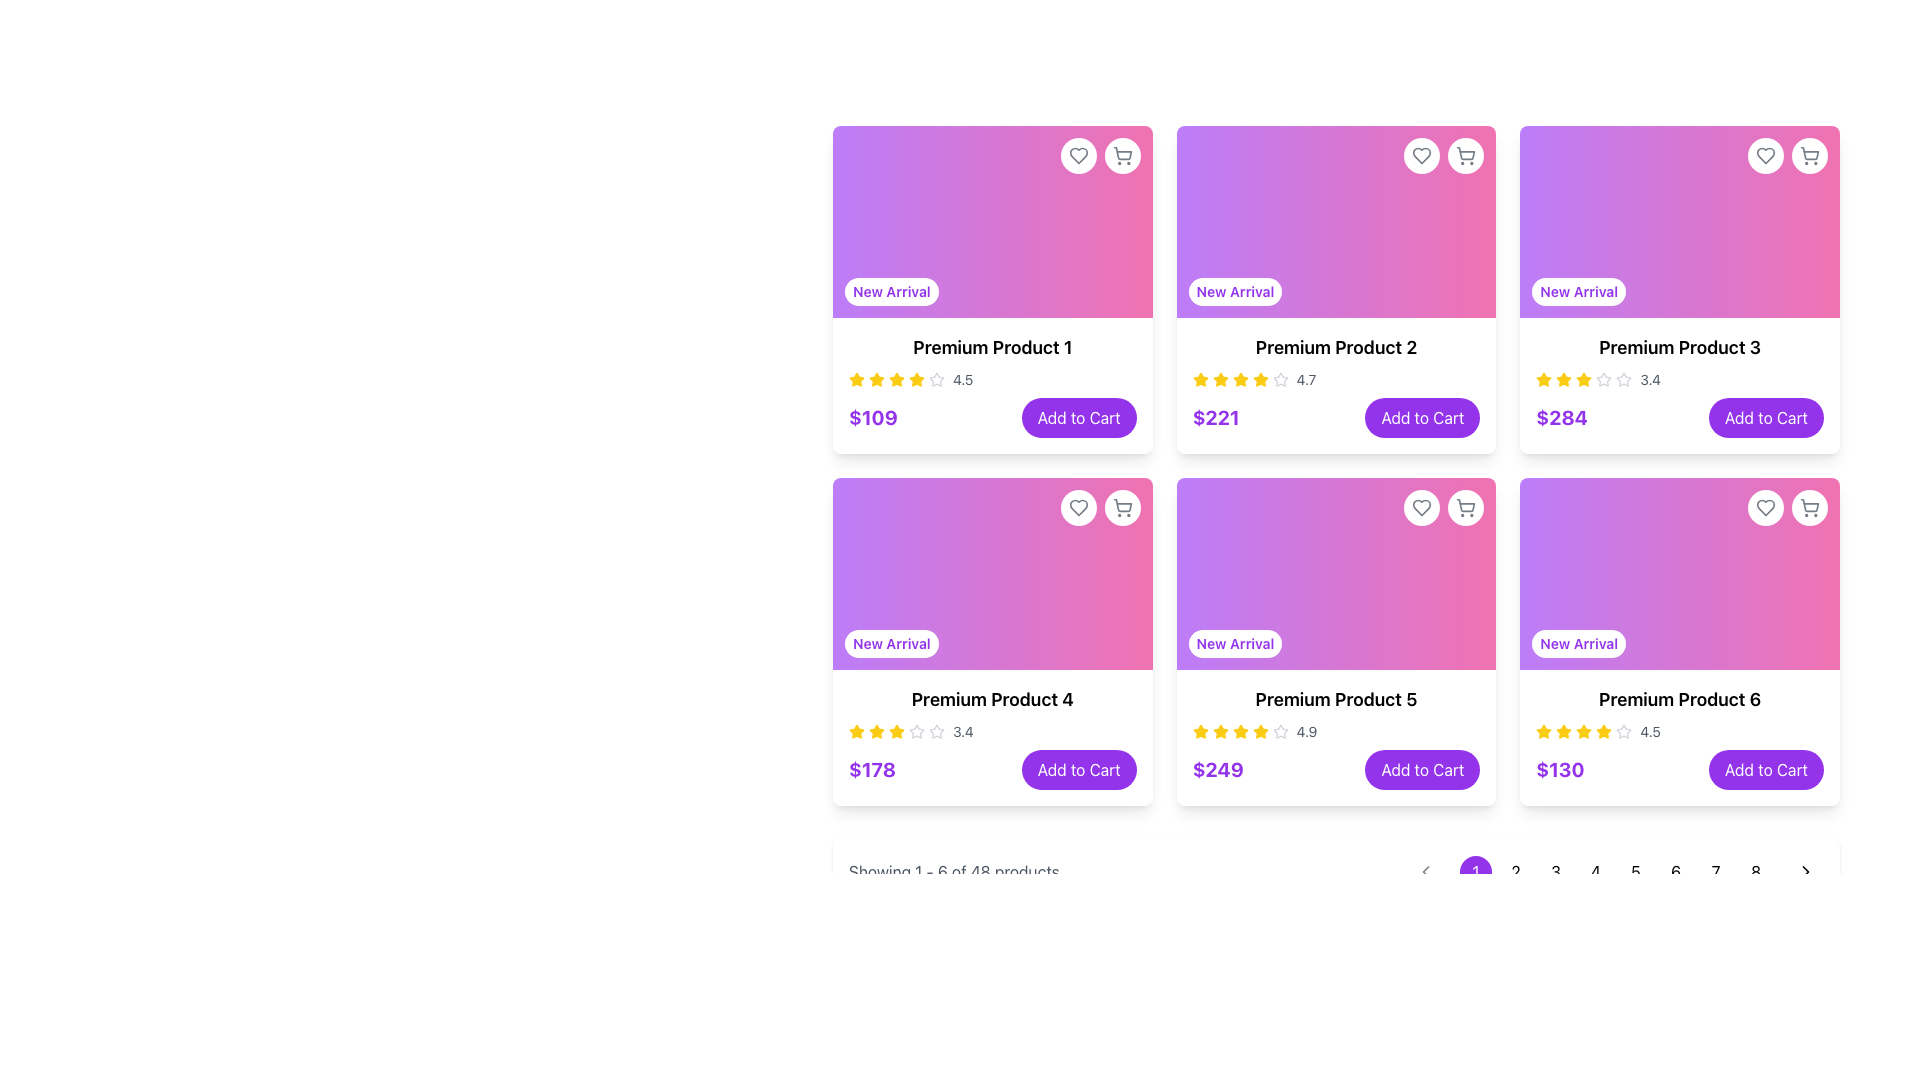 The width and height of the screenshot is (1920, 1080). Describe the element at coordinates (1077, 154) in the screenshot. I see `the heart-shaped icon in the top-right corner of the Premium Product 1 card to mark the product as favorite` at that location.